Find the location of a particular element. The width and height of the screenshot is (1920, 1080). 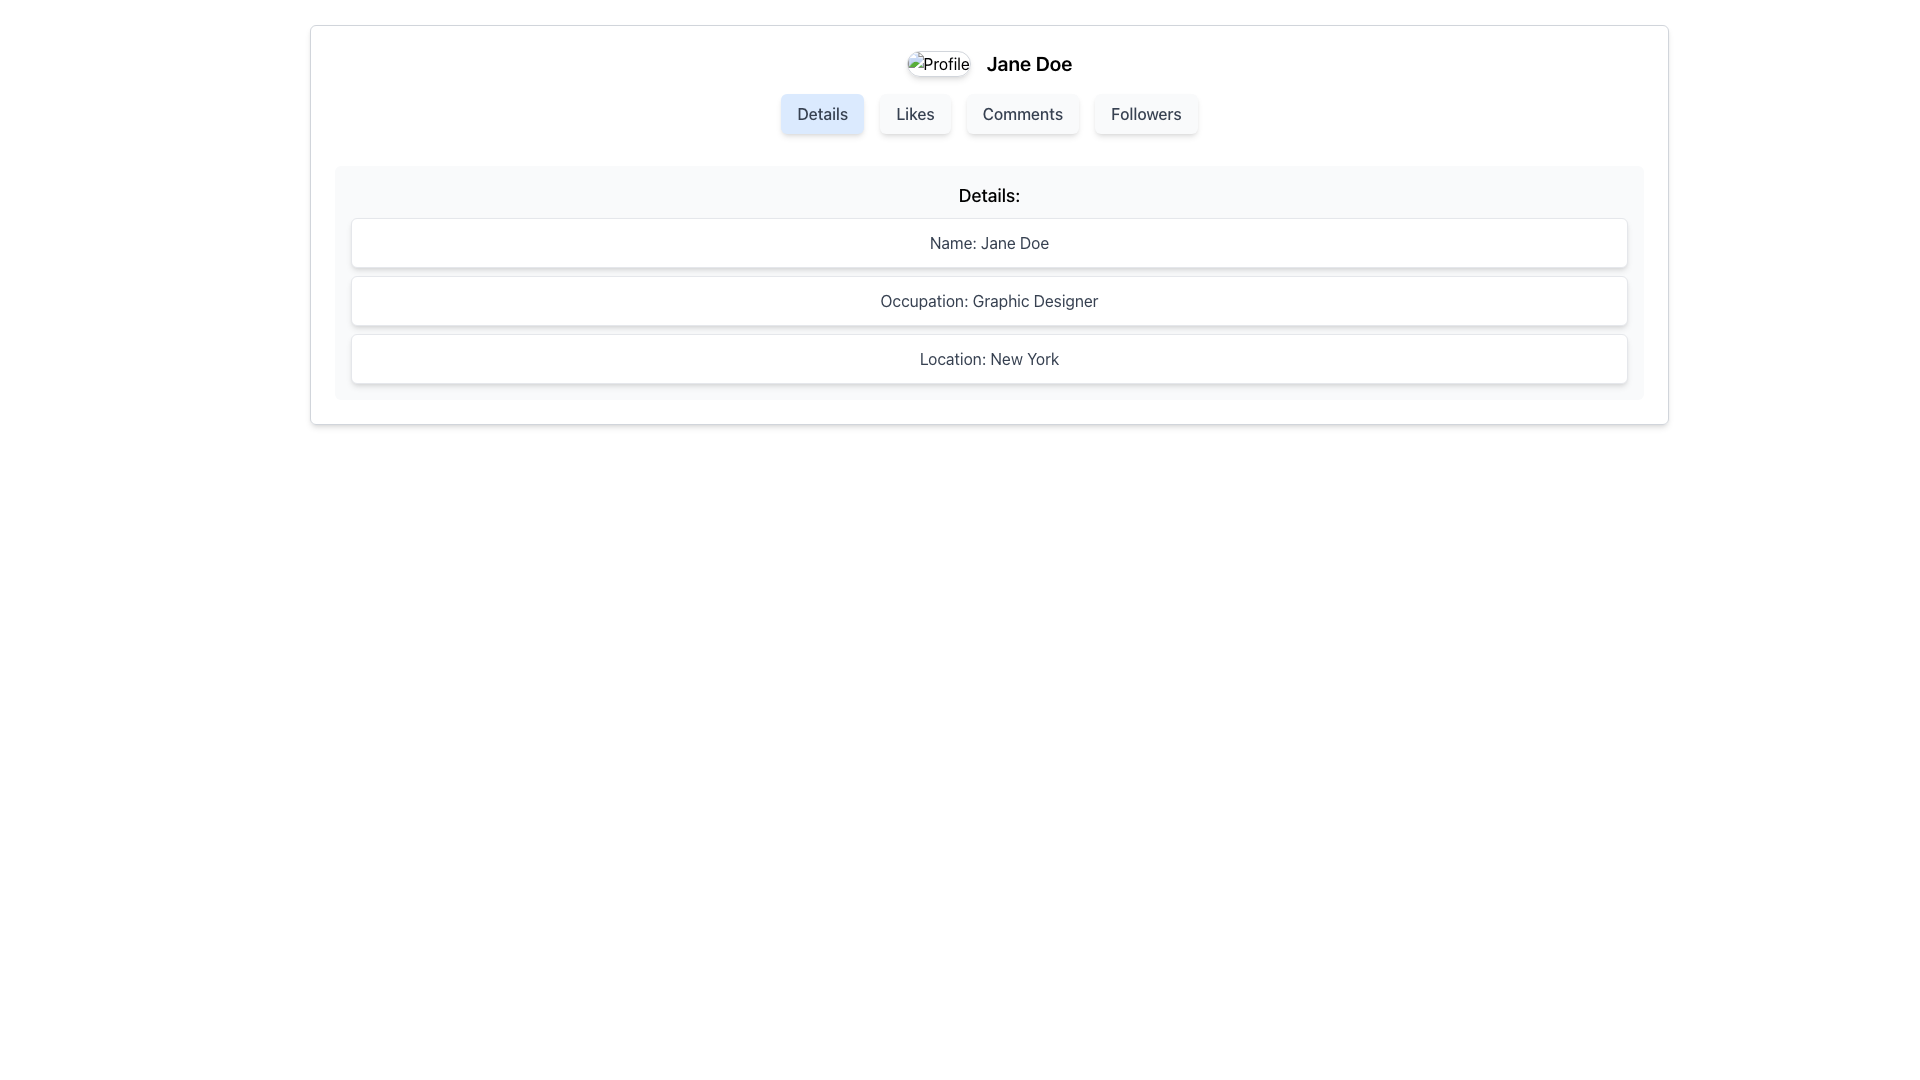

the 'Comments' button, which is a rectangular button with a light gray background and dark gray text, located centrally below the 'Jane Doe' heading is located at coordinates (1022, 114).